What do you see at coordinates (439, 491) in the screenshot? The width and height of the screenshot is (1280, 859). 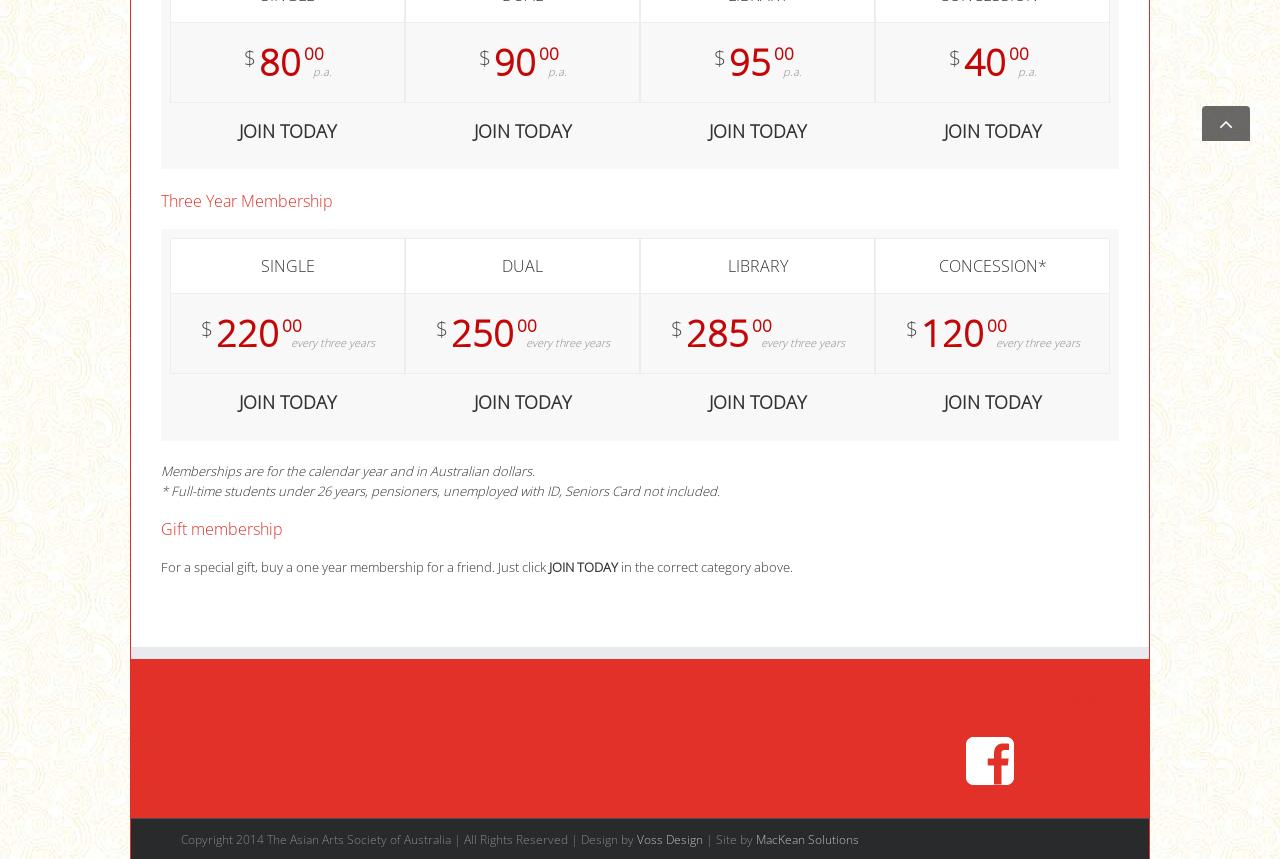 I see `'* Full-time students under 26 years, pensioners, unemployed with ID, Seniors Card not included.'` at bounding box center [439, 491].